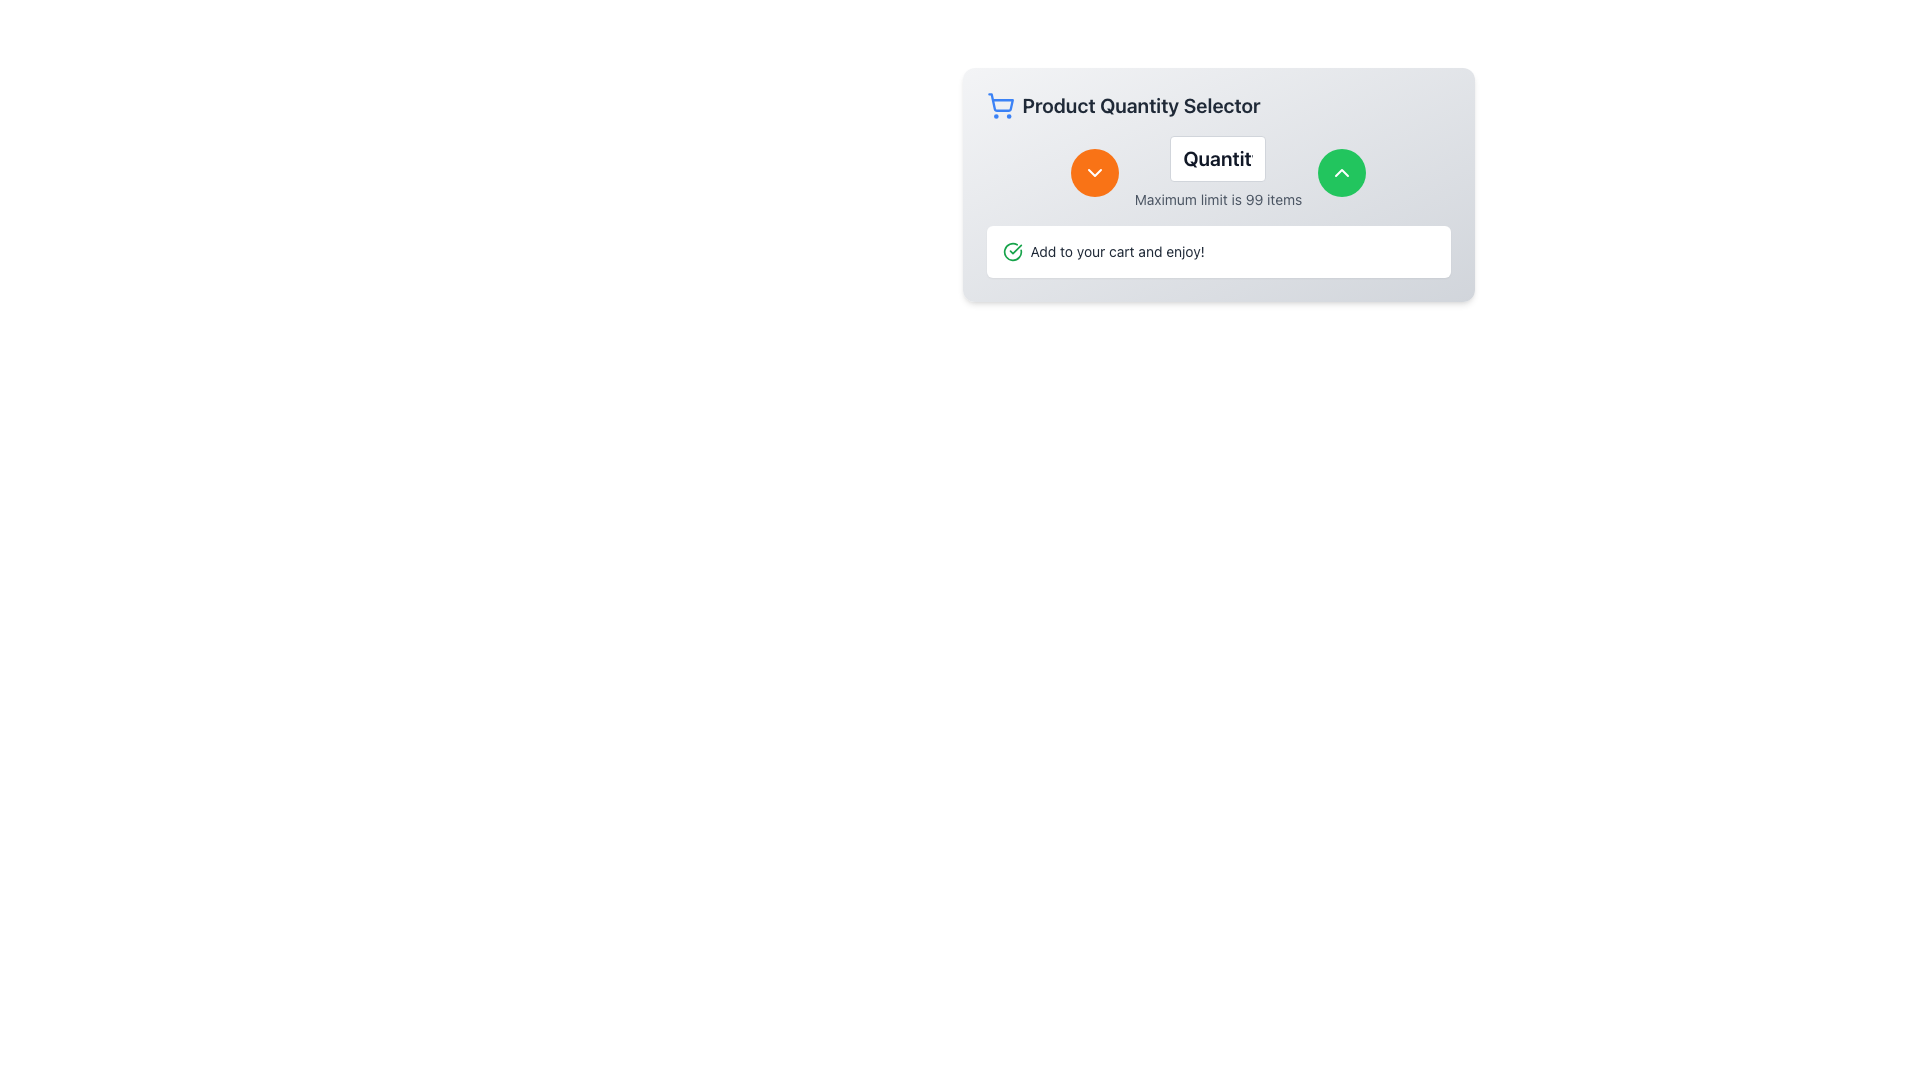 This screenshot has width=1920, height=1080. Describe the element at coordinates (1000, 102) in the screenshot. I see `the shopping cart vector icon, which is part of an SVG element and located near the top-left corner of the product quantity selector panel` at that location.